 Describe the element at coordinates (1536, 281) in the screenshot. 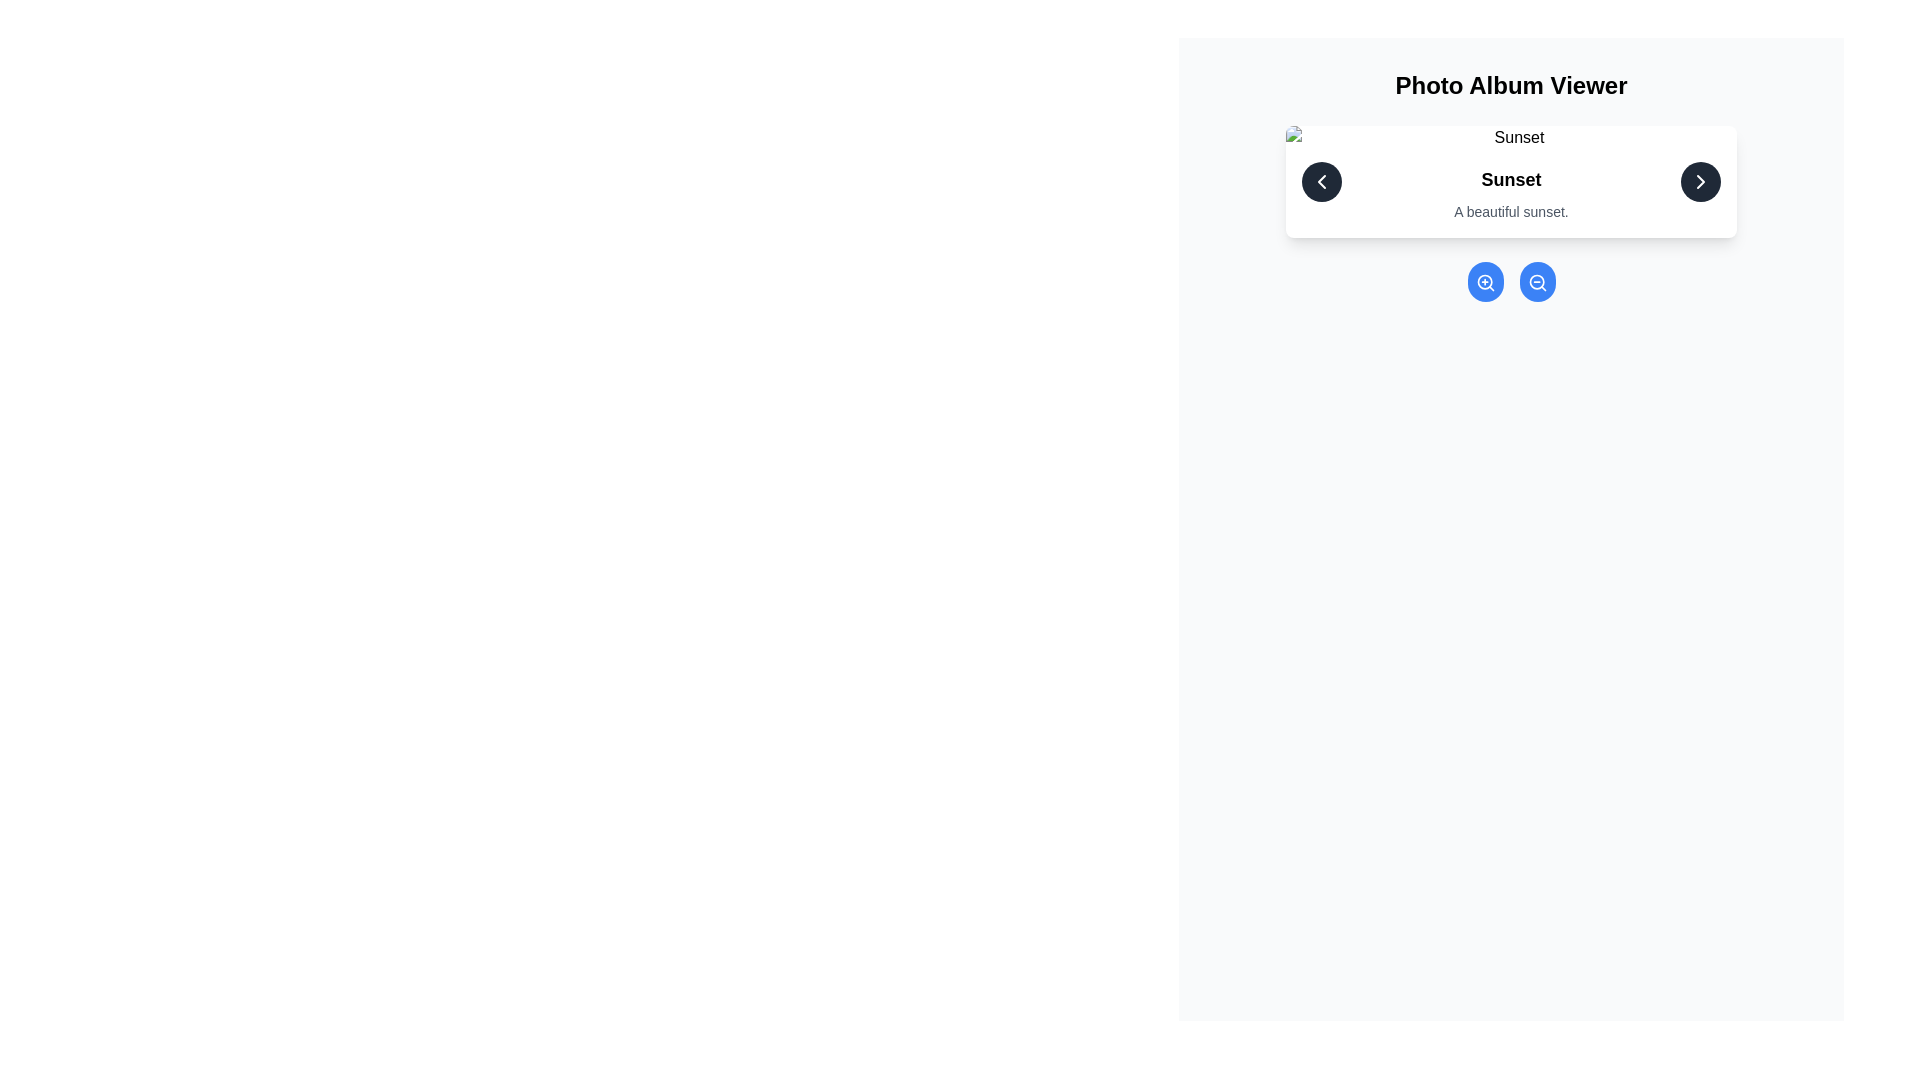

I see `the zoom out button located near the bottom of the main content area, which is the second button in a row of two` at that location.